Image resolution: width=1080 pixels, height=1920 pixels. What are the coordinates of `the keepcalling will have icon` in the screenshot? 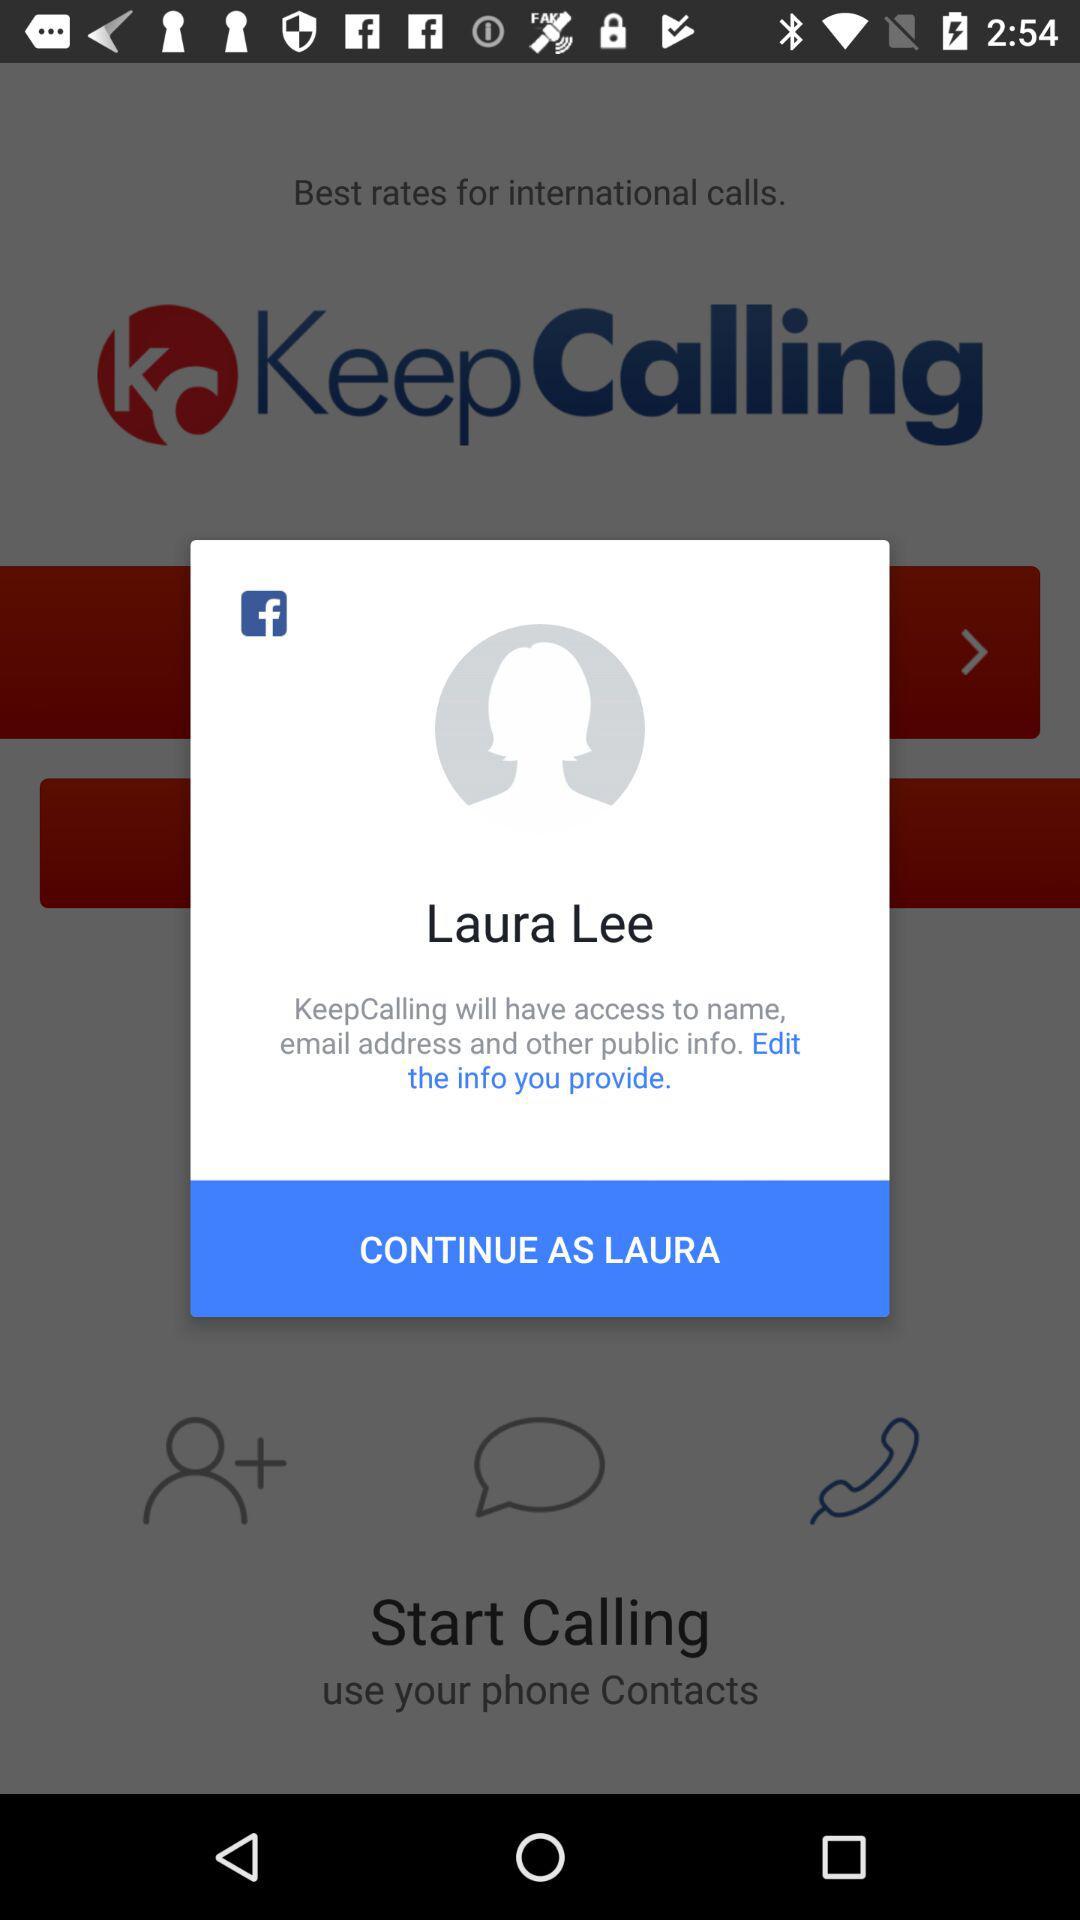 It's located at (540, 1041).